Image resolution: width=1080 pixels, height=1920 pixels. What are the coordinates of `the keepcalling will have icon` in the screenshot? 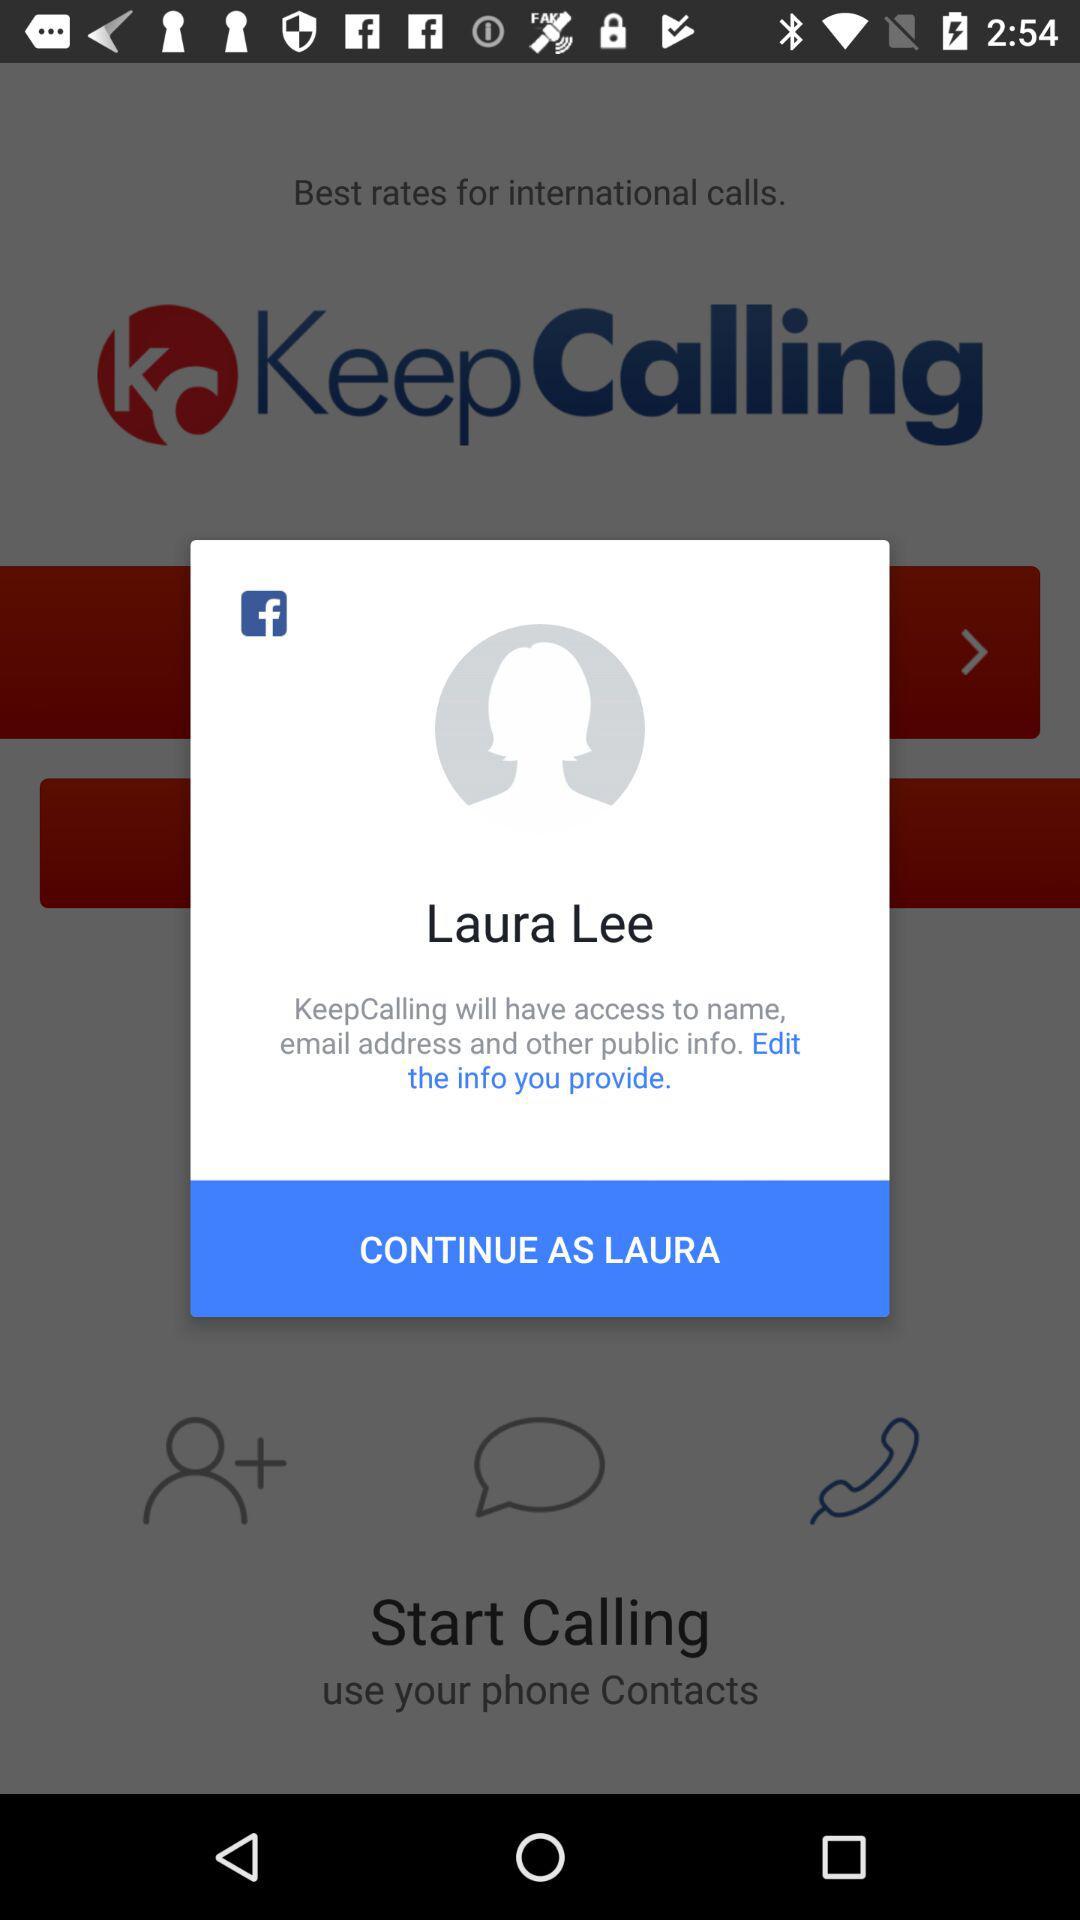 It's located at (540, 1041).